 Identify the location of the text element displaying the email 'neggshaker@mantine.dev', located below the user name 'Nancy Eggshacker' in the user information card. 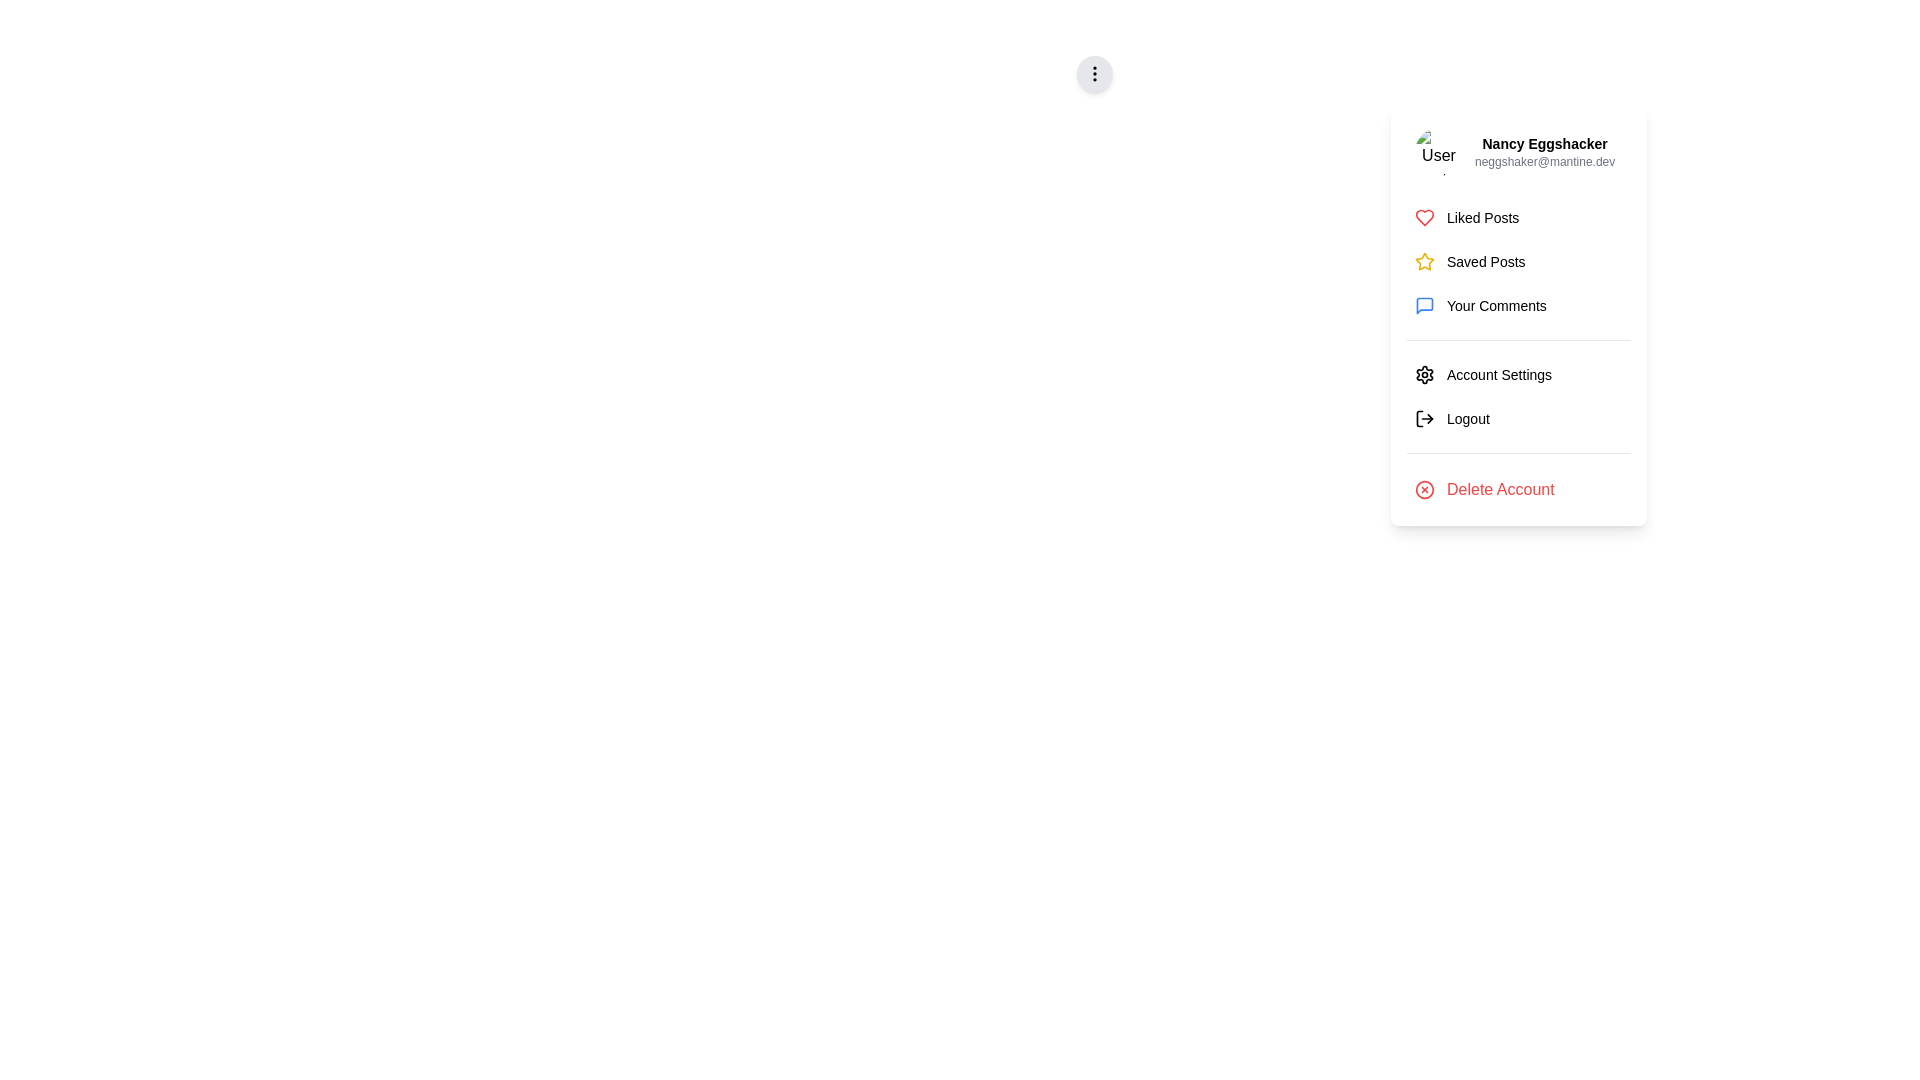
(1544, 161).